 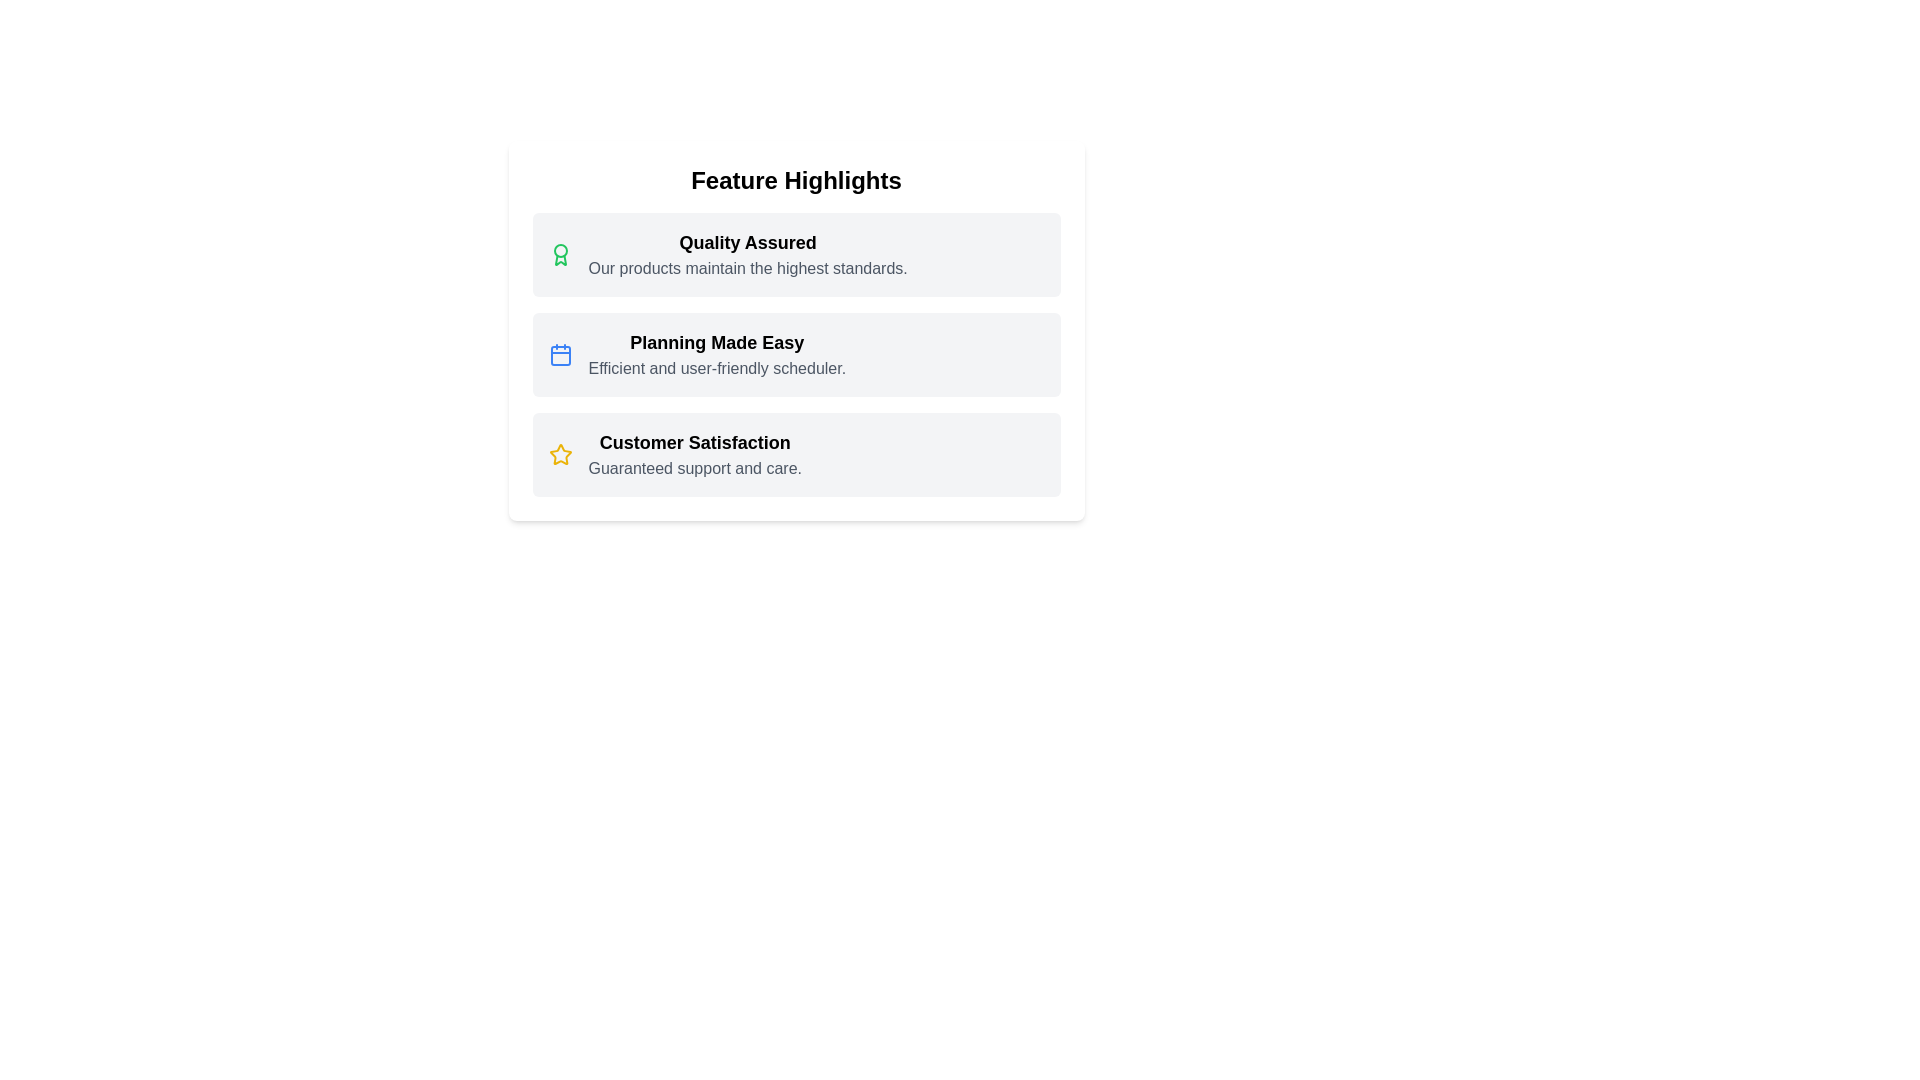 I want to click on the quality assurance icon located in the first row of the feature highlight section, to the left of the 'Quality Assured' text, so click(x=560, y=253).